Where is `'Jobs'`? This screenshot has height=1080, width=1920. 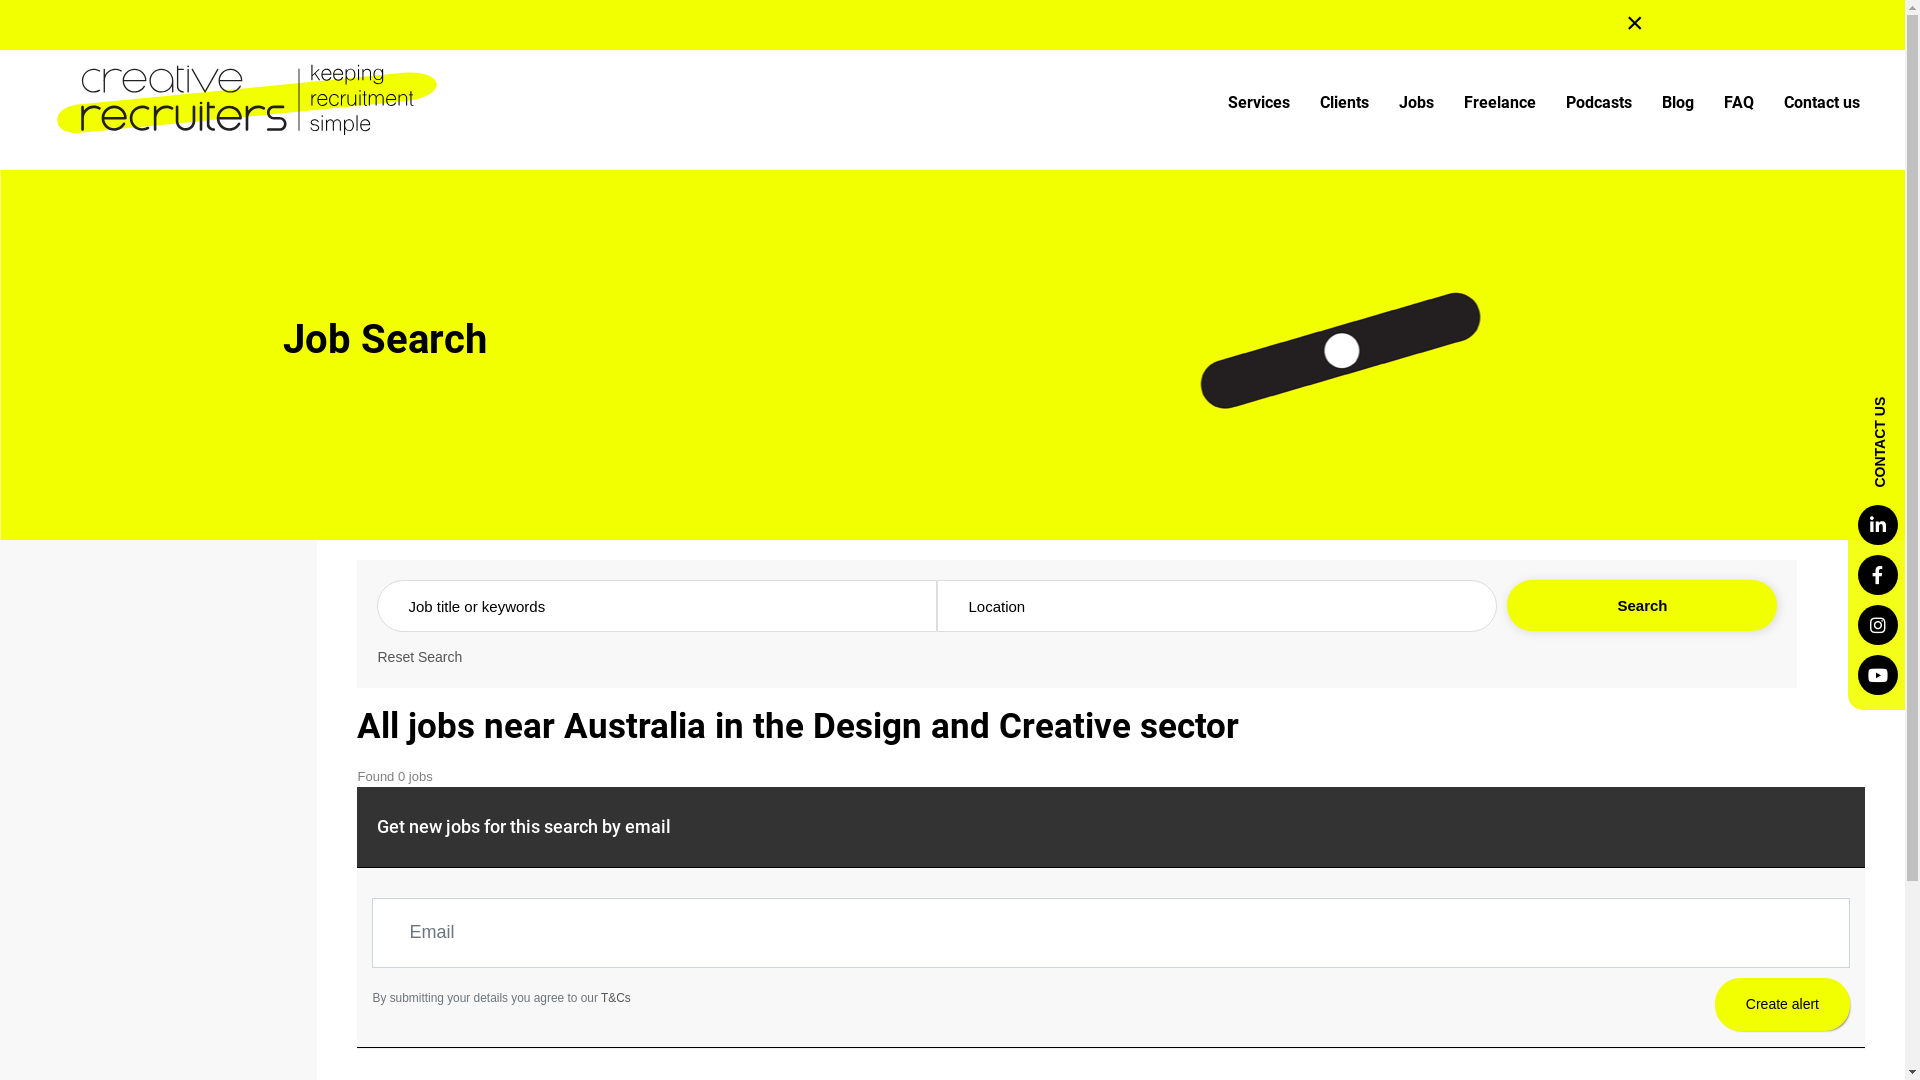 'Jobs' is located at coordinates (1415, 103).